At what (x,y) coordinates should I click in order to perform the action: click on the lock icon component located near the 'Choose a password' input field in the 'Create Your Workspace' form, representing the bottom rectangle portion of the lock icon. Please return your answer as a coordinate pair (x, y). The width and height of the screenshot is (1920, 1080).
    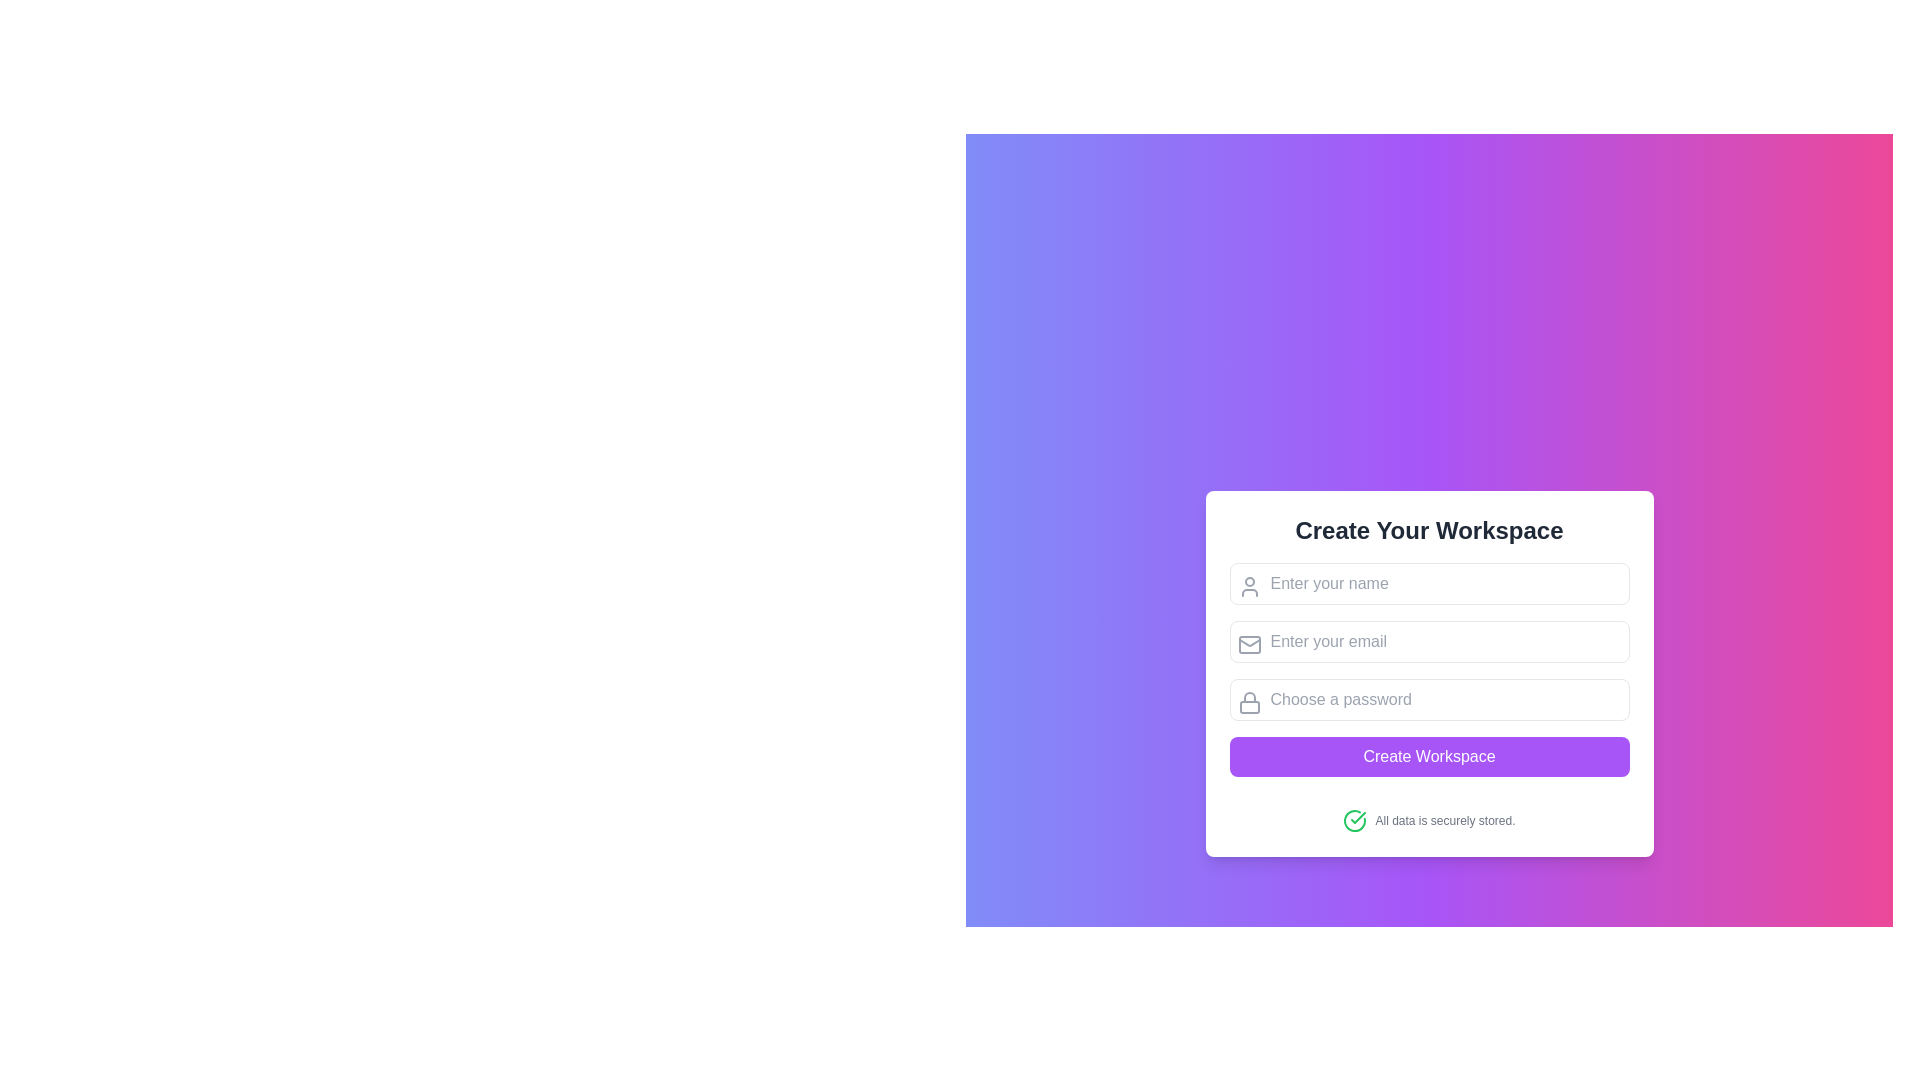
    Looking at the image, I should click on (1248, 706).